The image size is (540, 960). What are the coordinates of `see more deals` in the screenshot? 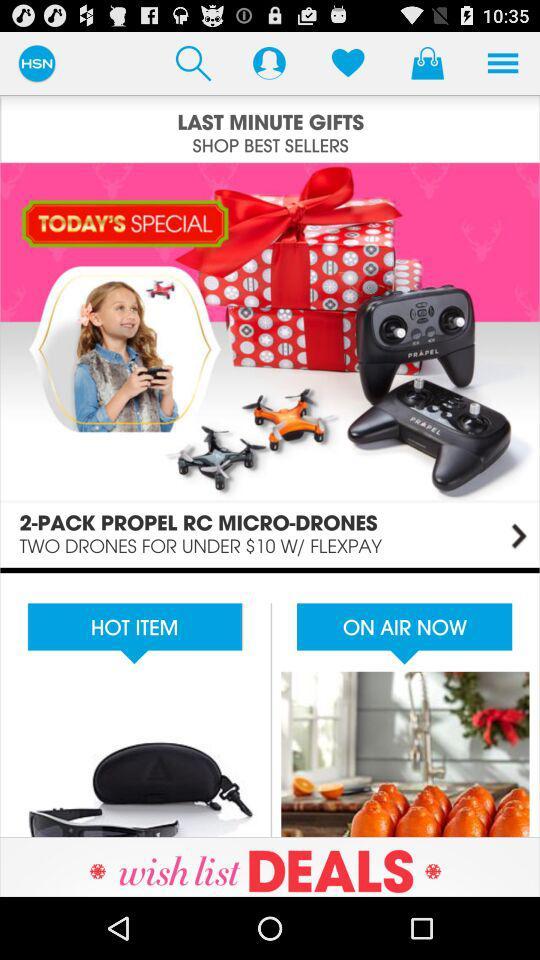 It's located at (270, 866).